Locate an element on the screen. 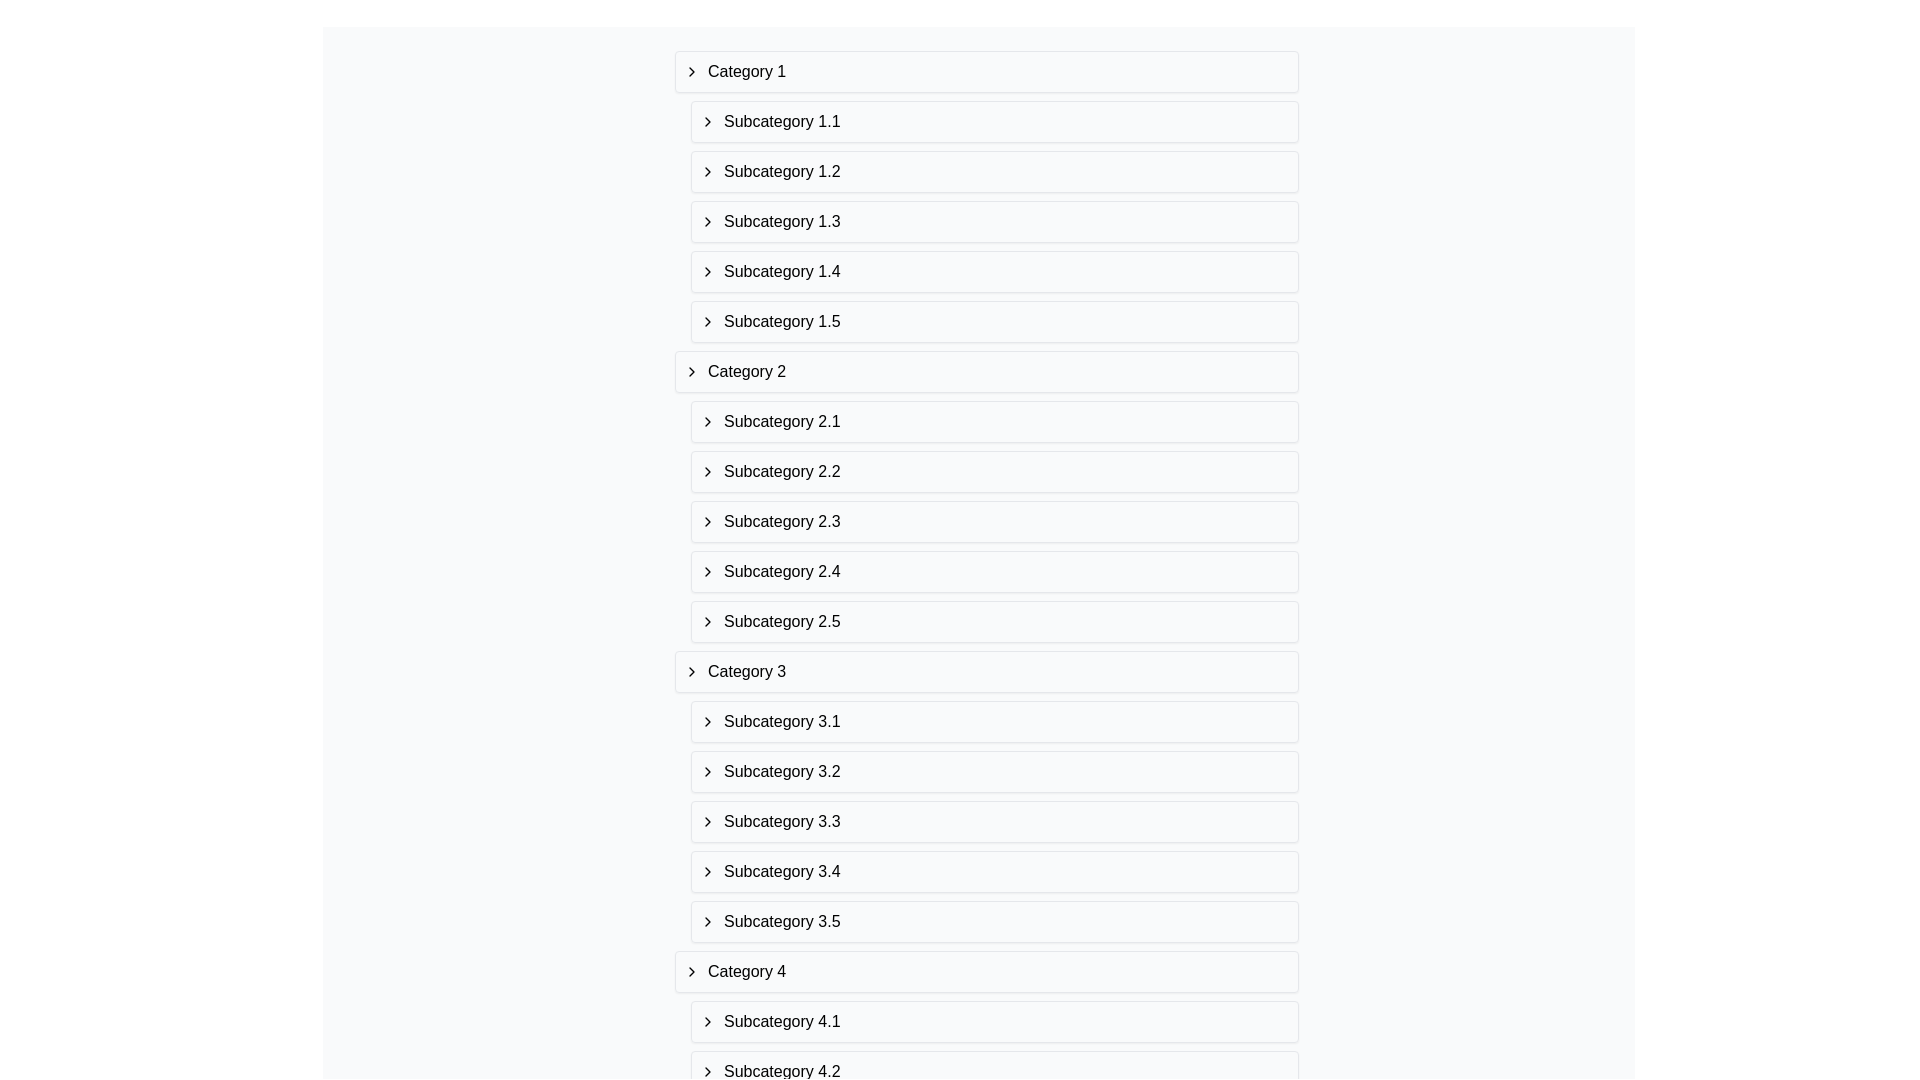 The width and height of the screenshot is (1920, 1080). small rightward-pointing arrow icon located to the left of the text 'Subcategory 3.4' for accessibility is located at coordinates (708, 870).